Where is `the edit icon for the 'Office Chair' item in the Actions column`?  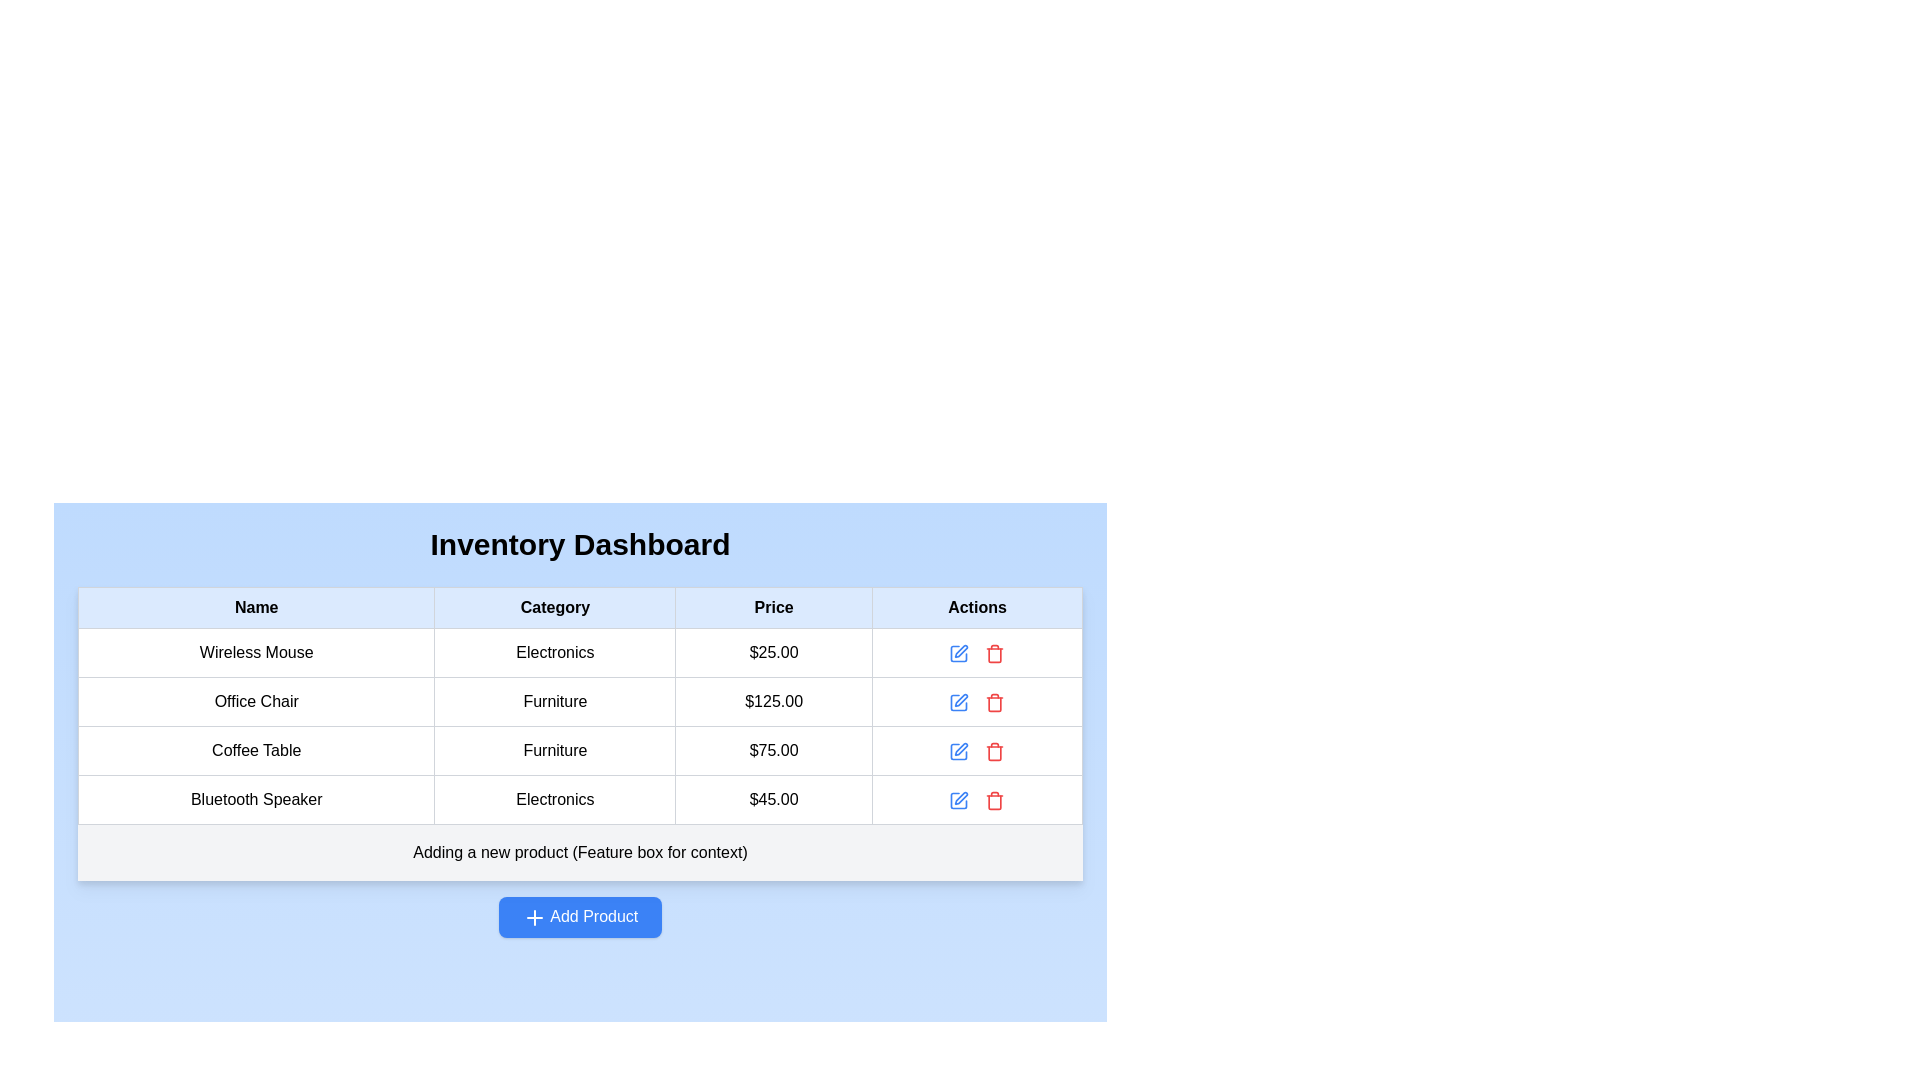
the edit icon for the 'Office Chair' item in the Actions column is located at coordinates (961, 699).